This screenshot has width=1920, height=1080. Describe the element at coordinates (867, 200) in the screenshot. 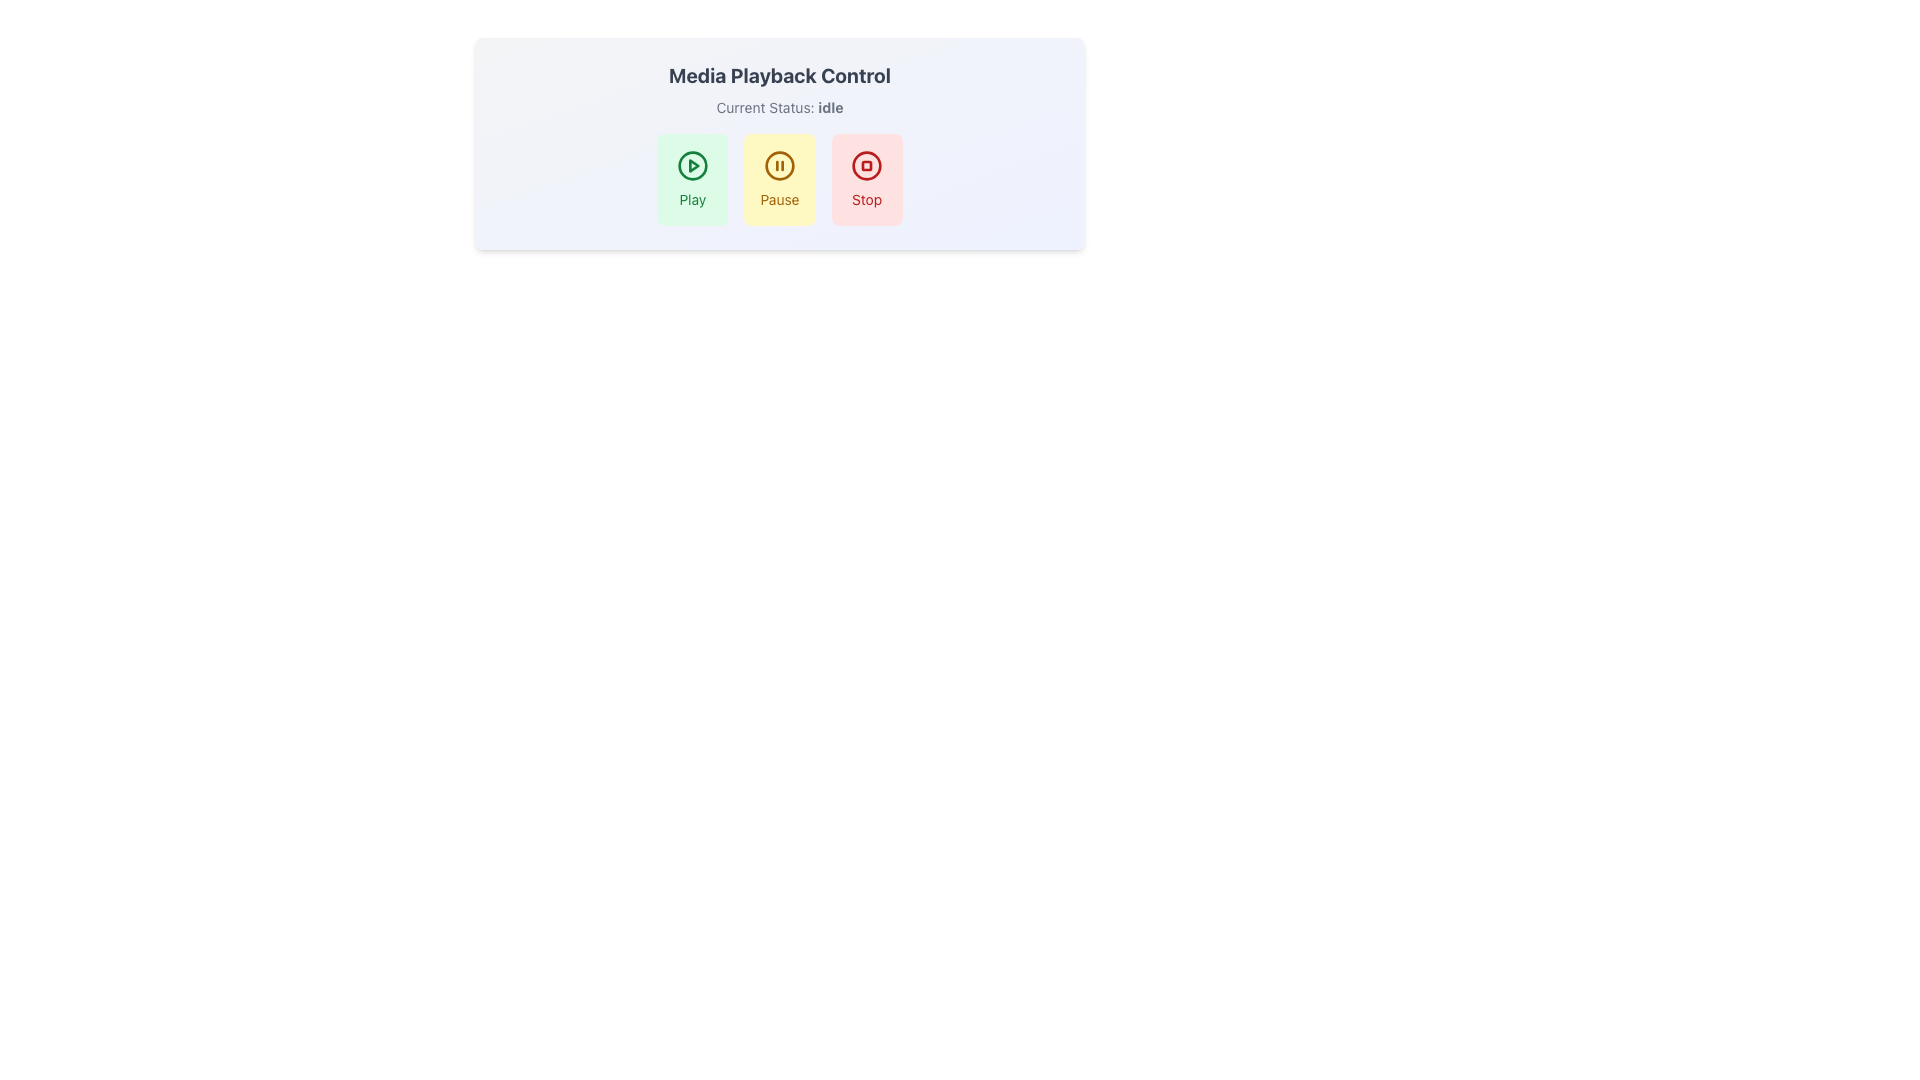

I see `the text label 'Stop' which is displayed in red color at the bottom of the red rounded rectangular card in the third column of a three-card grid` at that location.